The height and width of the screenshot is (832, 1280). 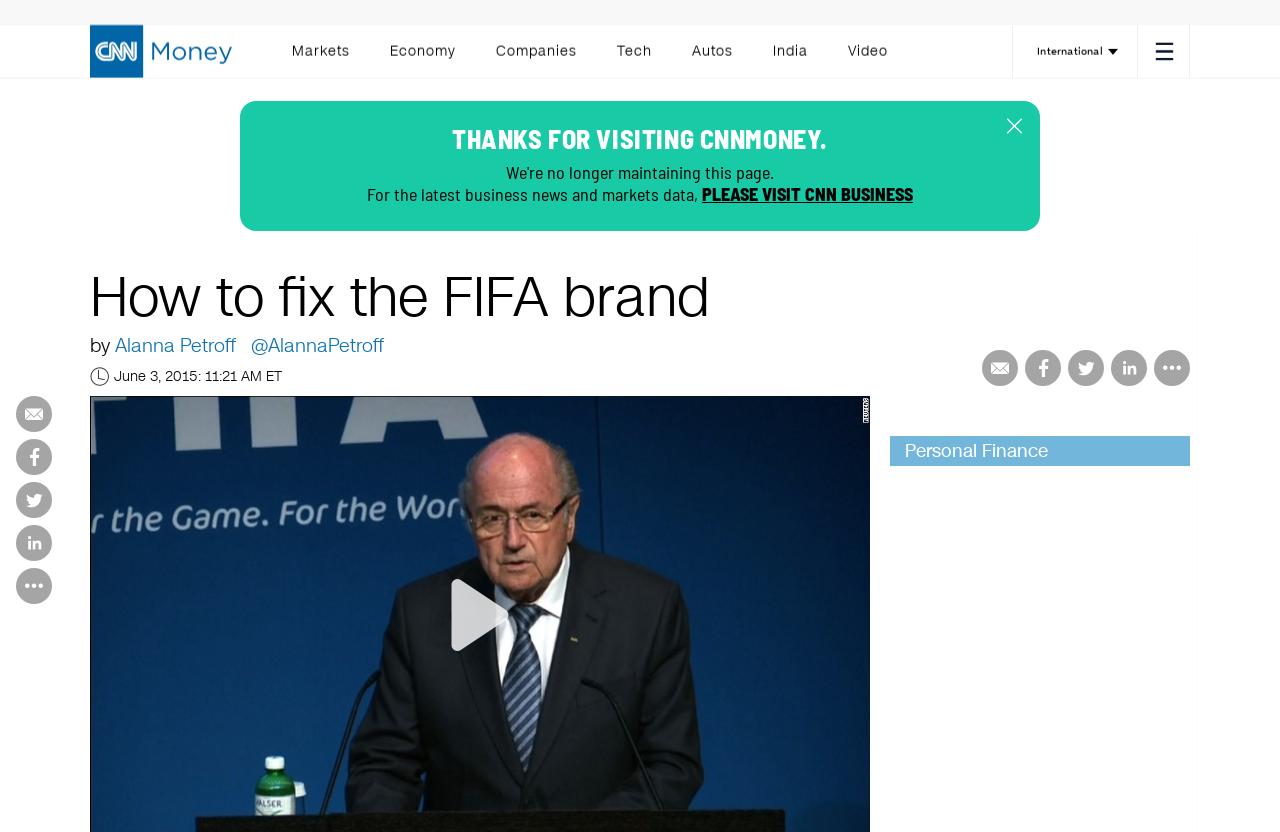 I want to click on 'Markets', so click(x=320, y=56).